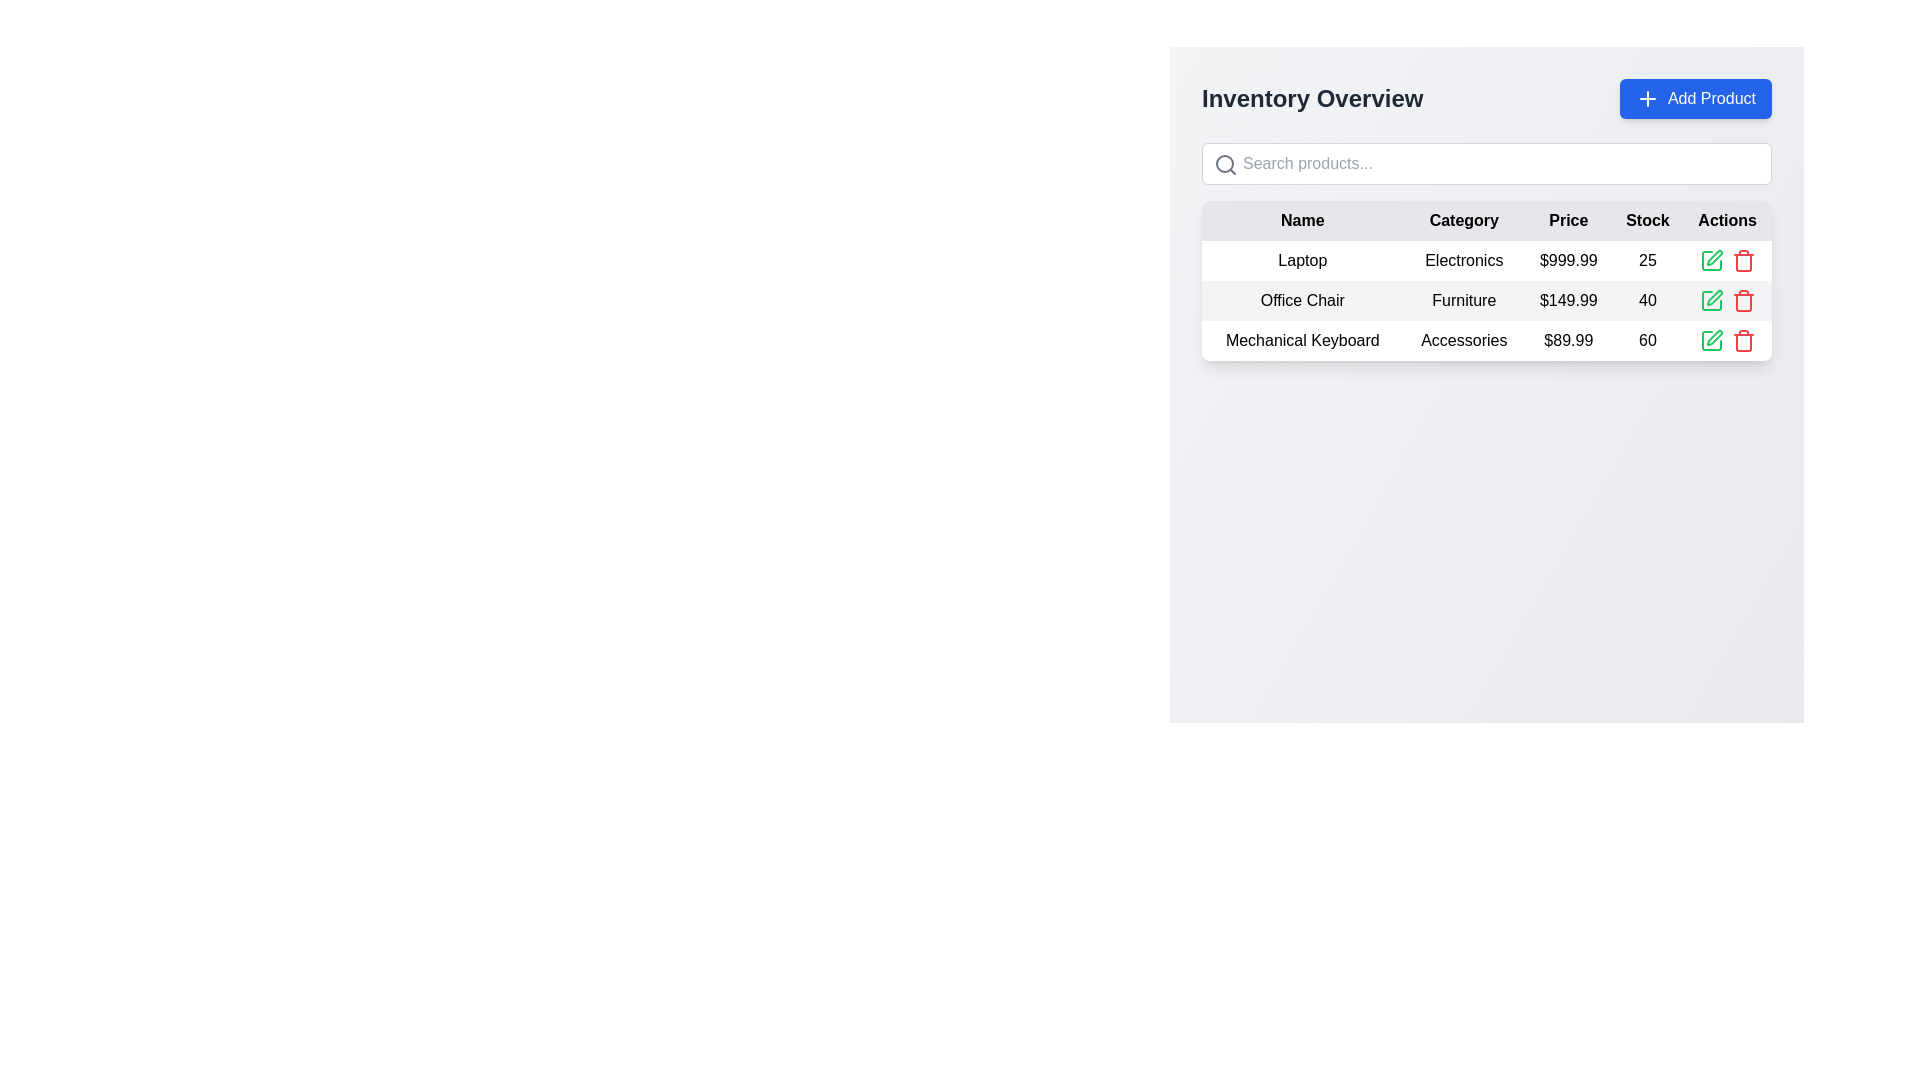  What do you see at coordinates (1726, 260) in the screenshot?
I see `the green pencil icon in the action panel of the entry 'Laptop, Electronics, $999.99, 25'` at bounding box center [1726, 260].